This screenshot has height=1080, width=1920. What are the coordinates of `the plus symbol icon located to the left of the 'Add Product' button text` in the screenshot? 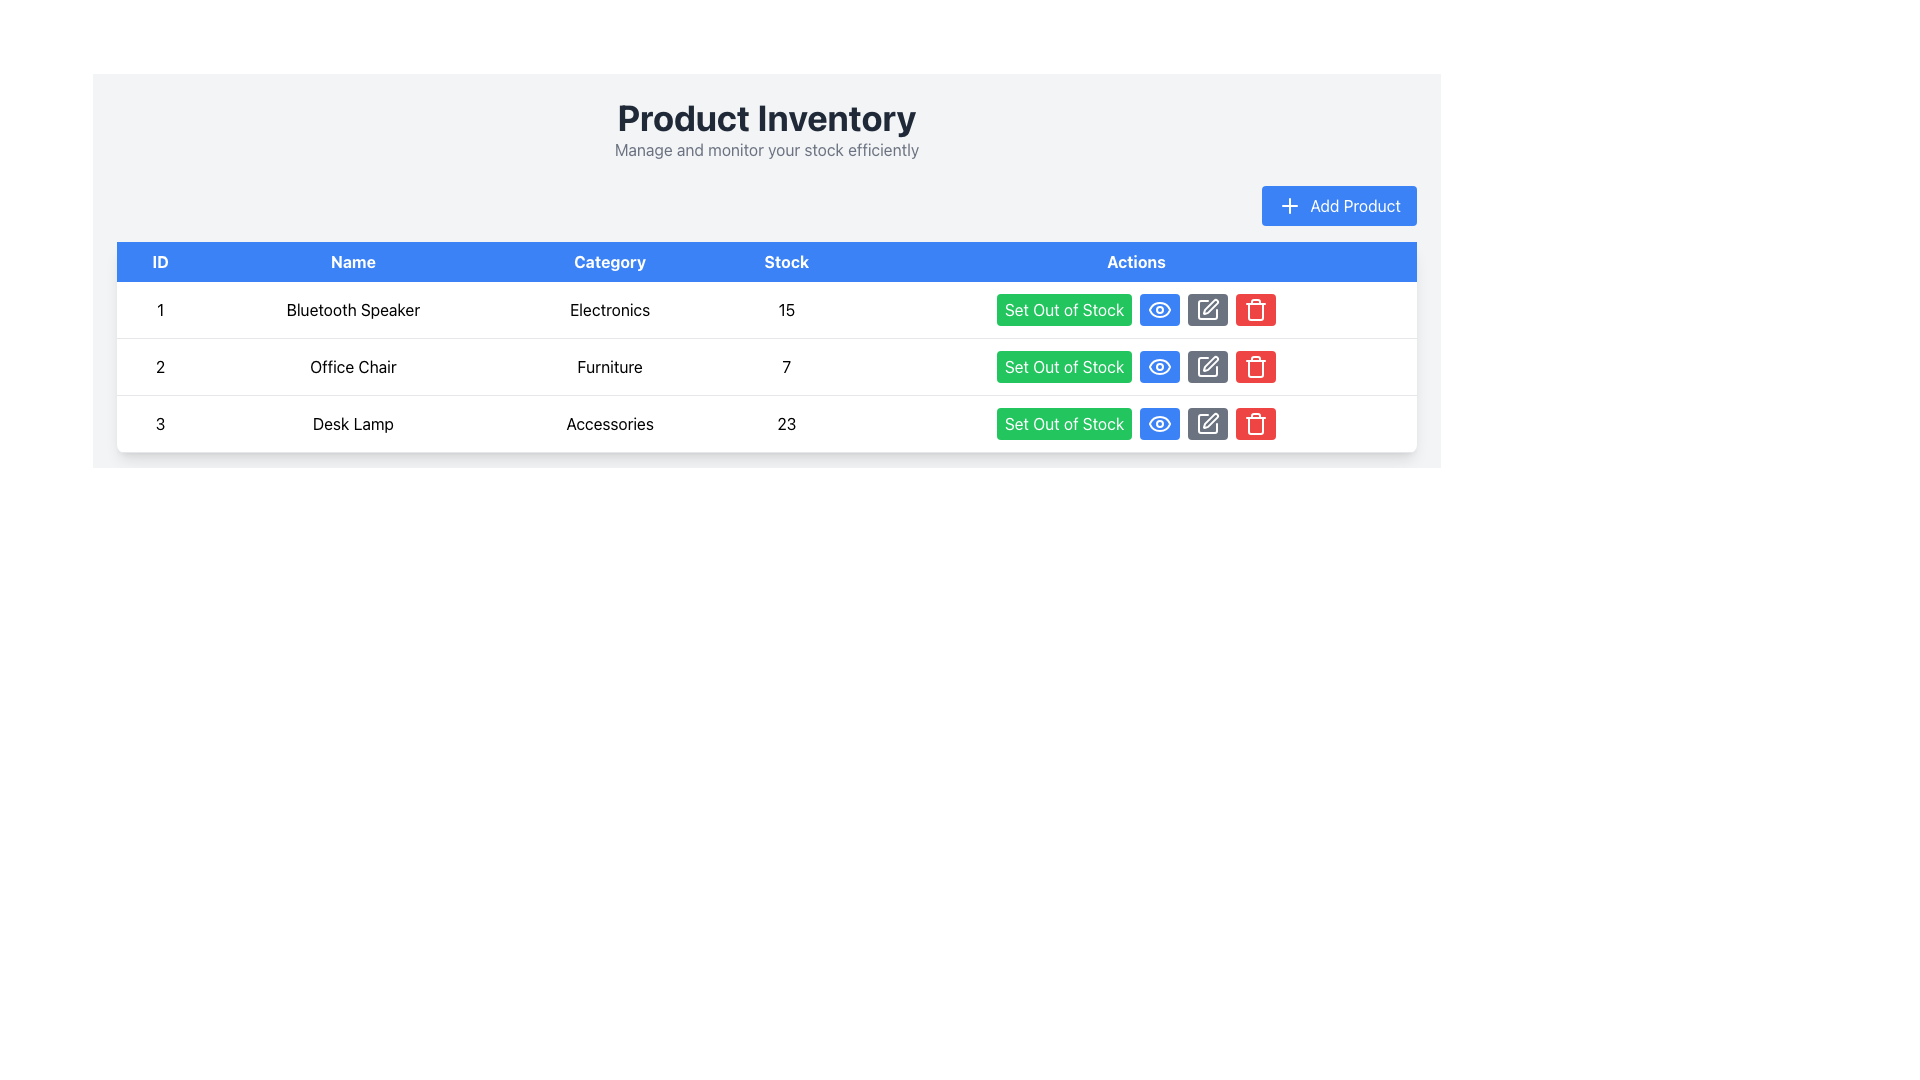 It's located at (1290, 205).